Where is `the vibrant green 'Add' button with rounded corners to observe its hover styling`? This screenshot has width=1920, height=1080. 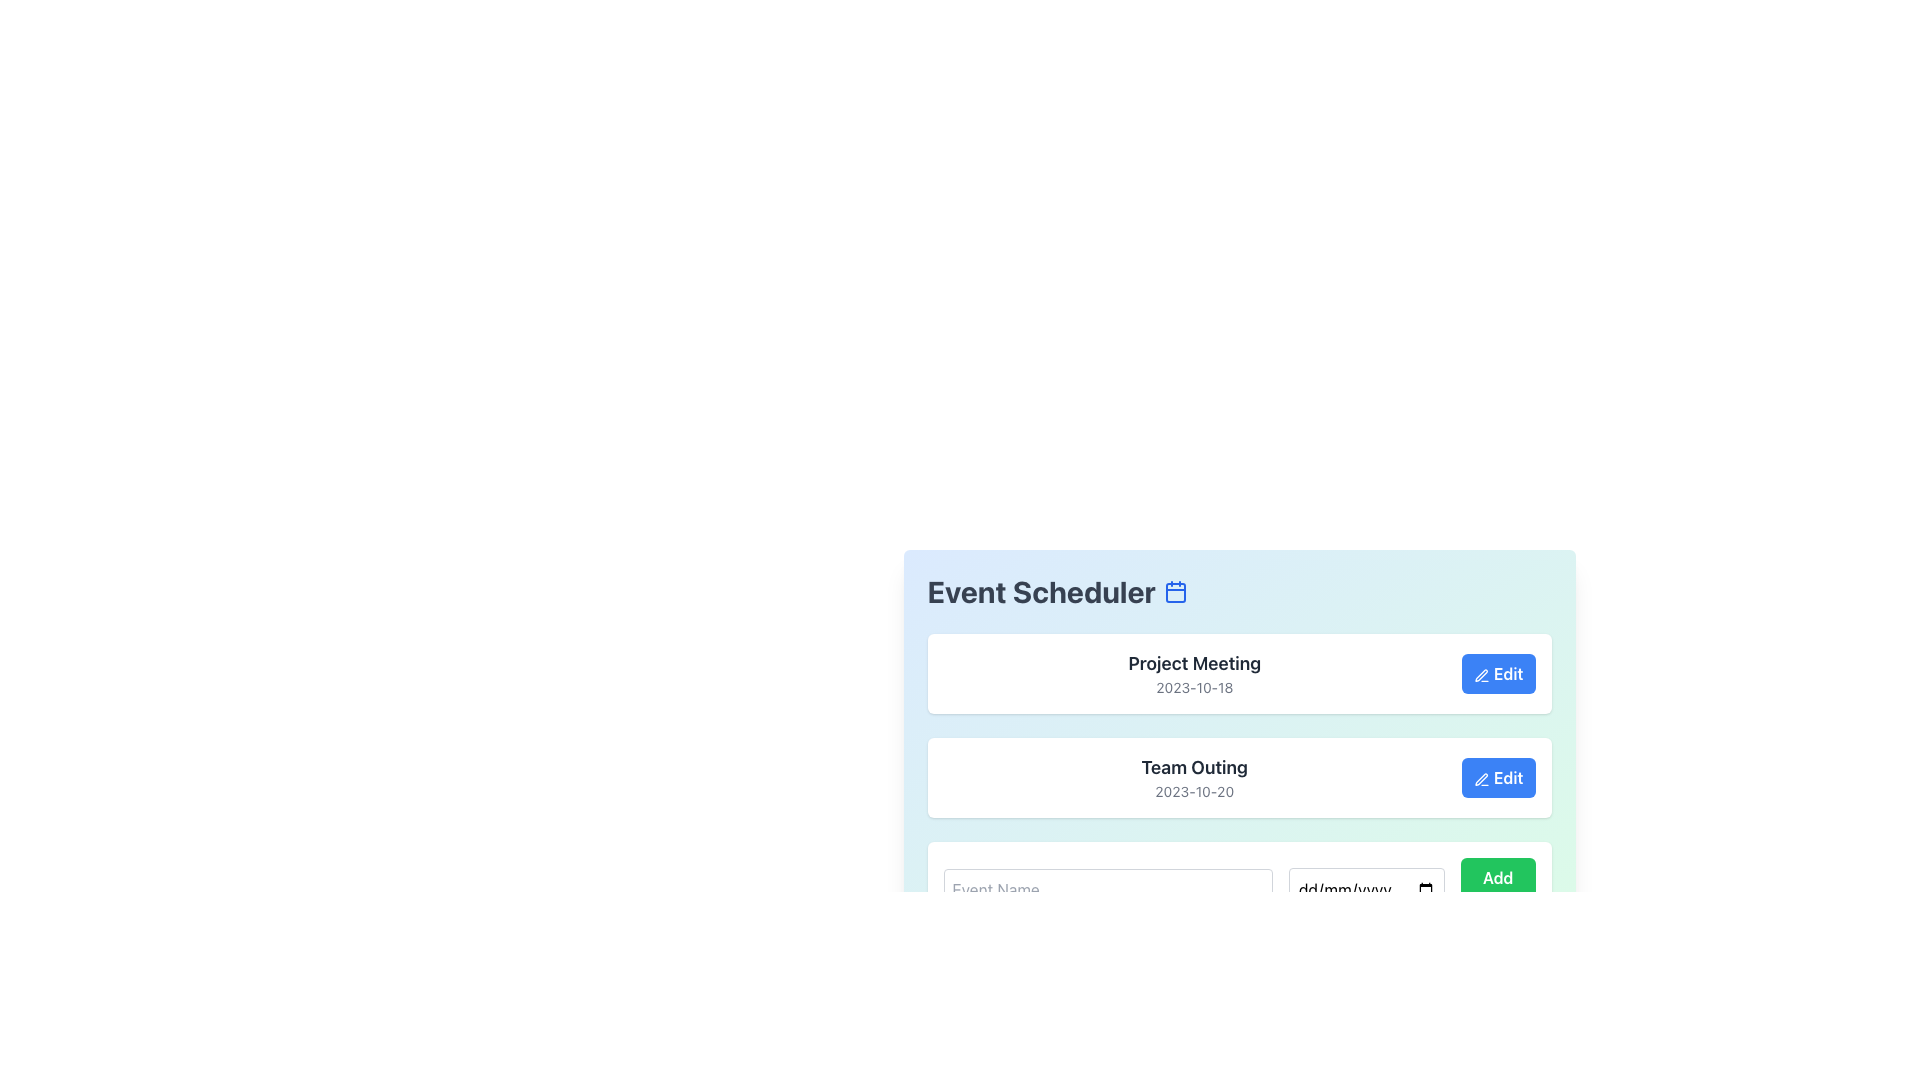
the vibrant green 'Add' button with rounded corners to observe its hover styling is located at coordinates (1498, 889).